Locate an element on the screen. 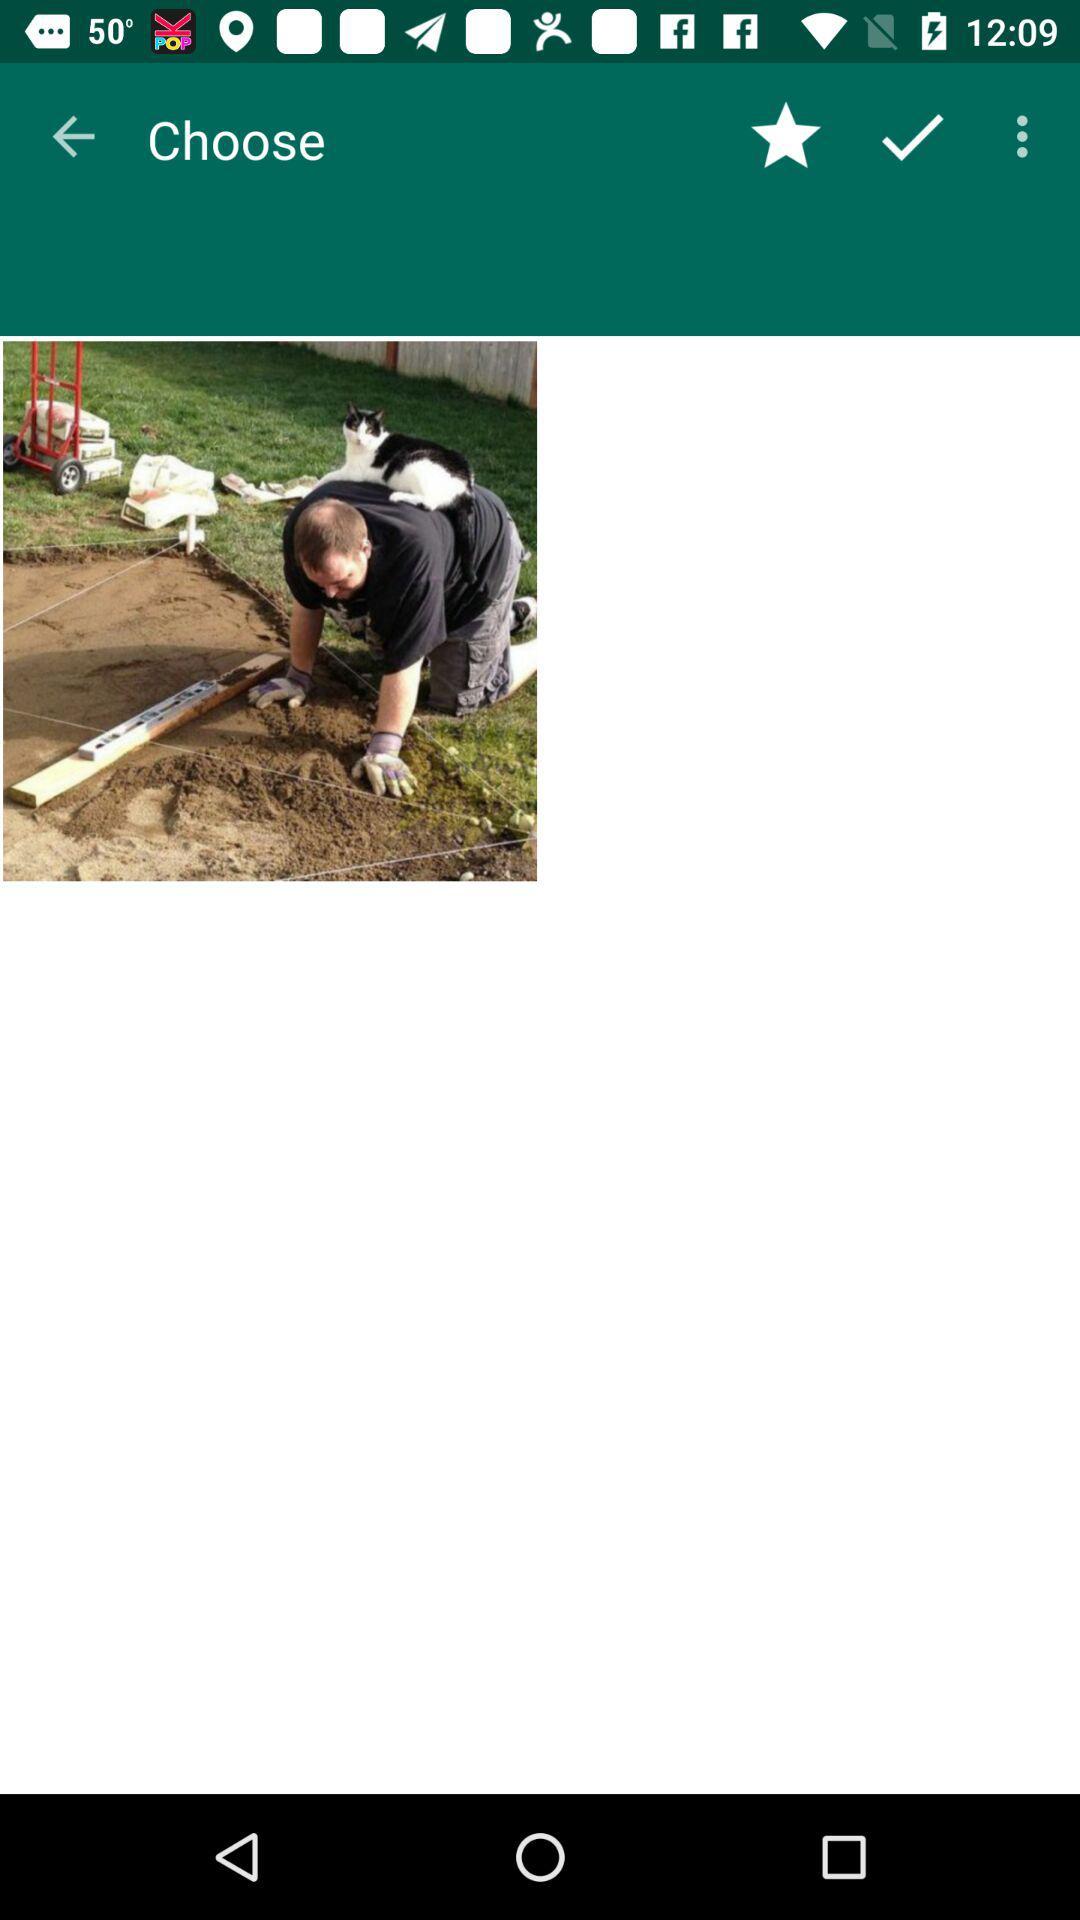 The image size is (1080, 1920). icon to the right of choose is located at coordinates (785, 135).